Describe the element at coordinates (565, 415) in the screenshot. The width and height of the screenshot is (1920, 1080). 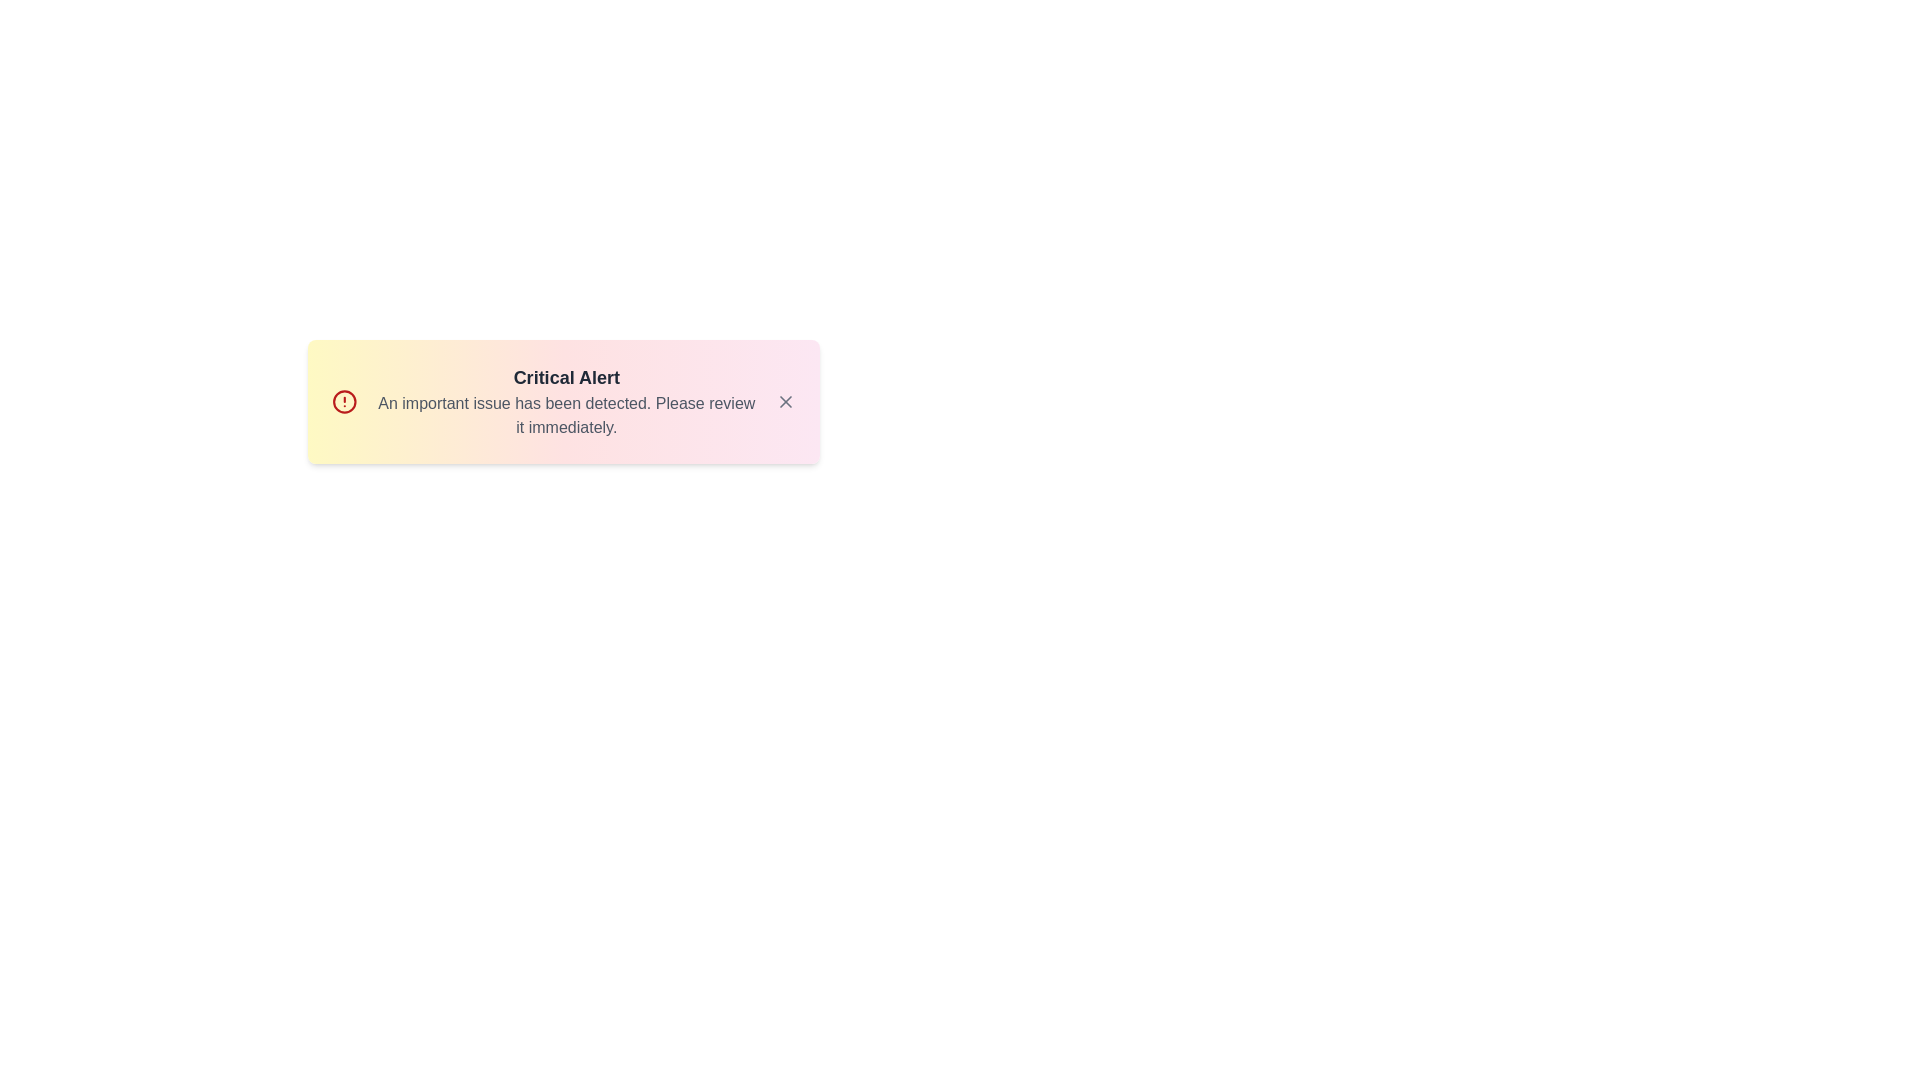
I see `text element styled in gray color that states 'An important issue has been detected. Please review it immediately.' located within the notification box under the heading 'Critical Alert'` at that location.